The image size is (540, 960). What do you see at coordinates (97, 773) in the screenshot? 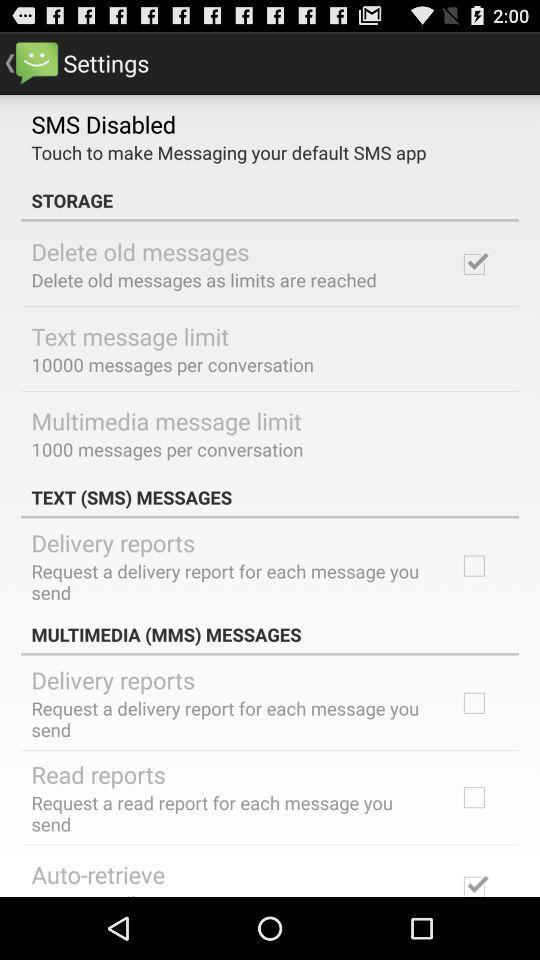
I see `read reports item` at bounding box center [97, 773].